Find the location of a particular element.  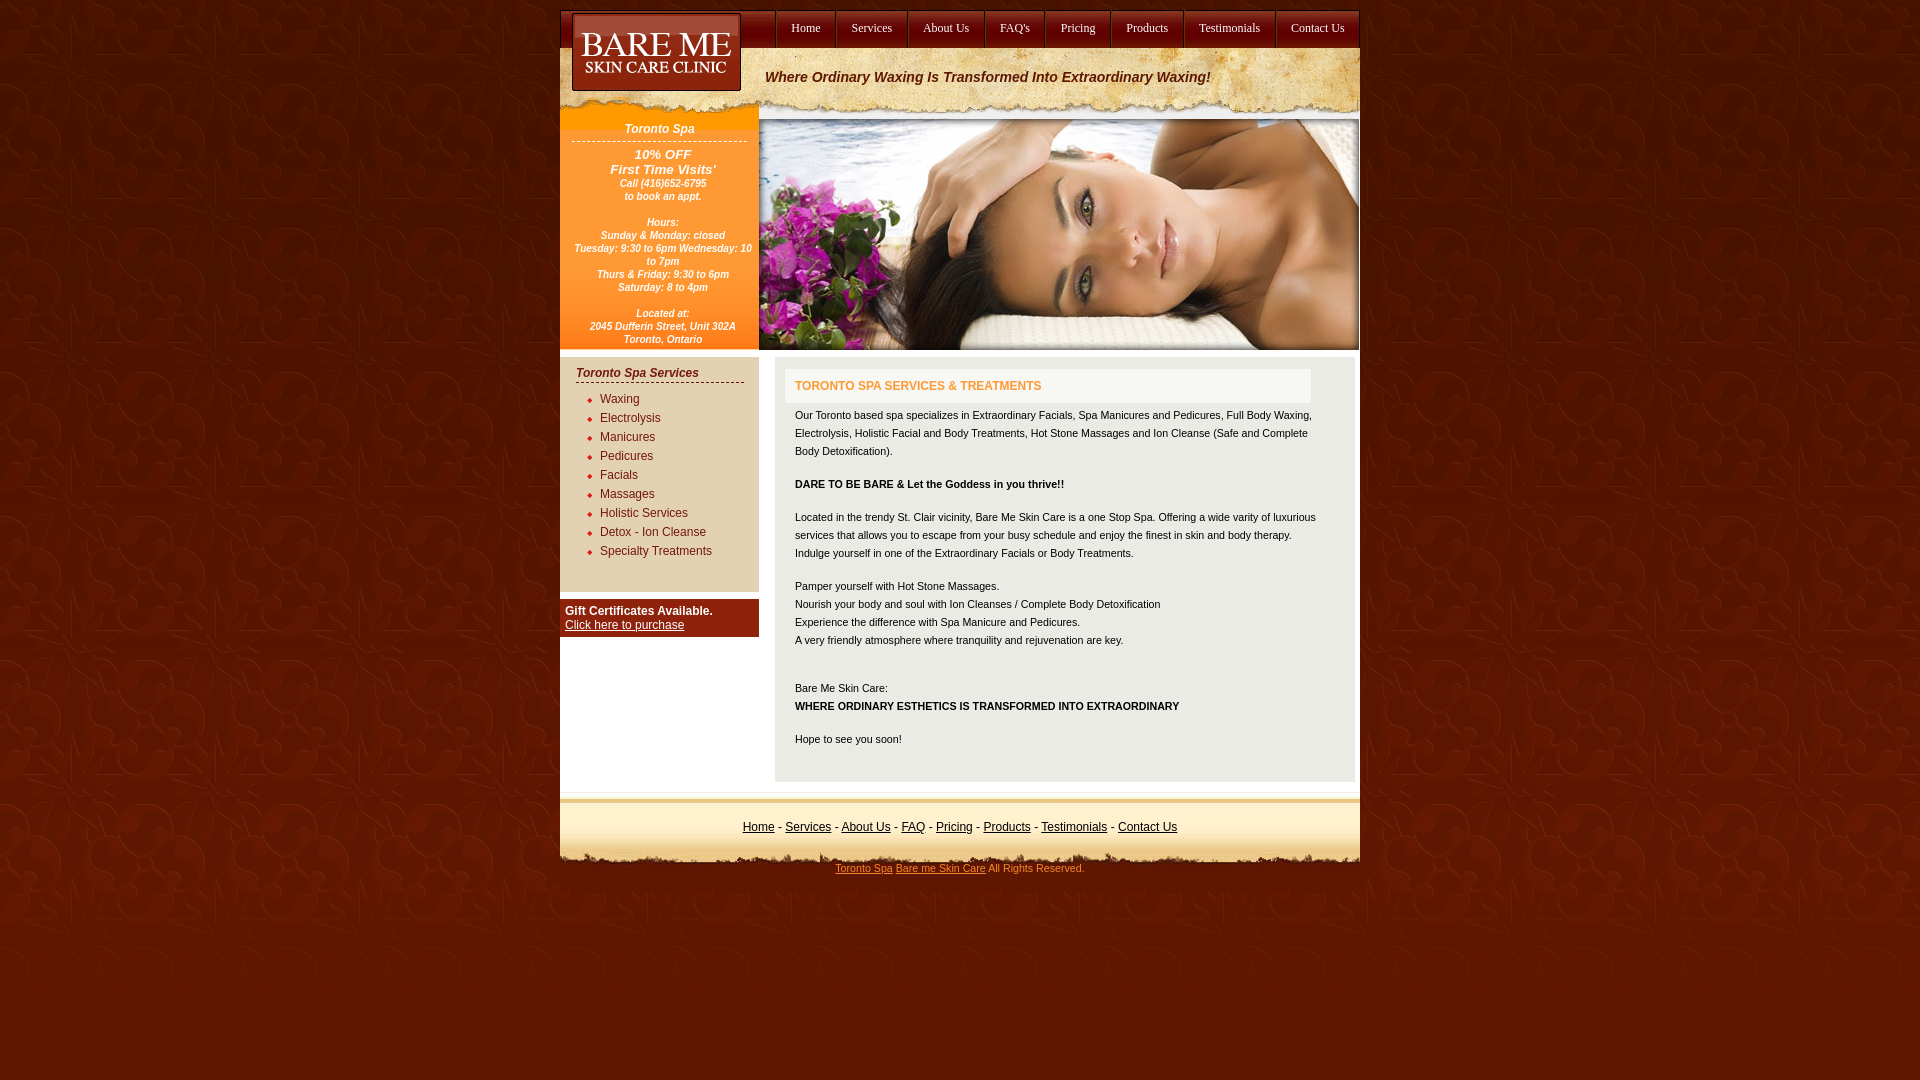

'Services' is located at coordinates (807, 826).